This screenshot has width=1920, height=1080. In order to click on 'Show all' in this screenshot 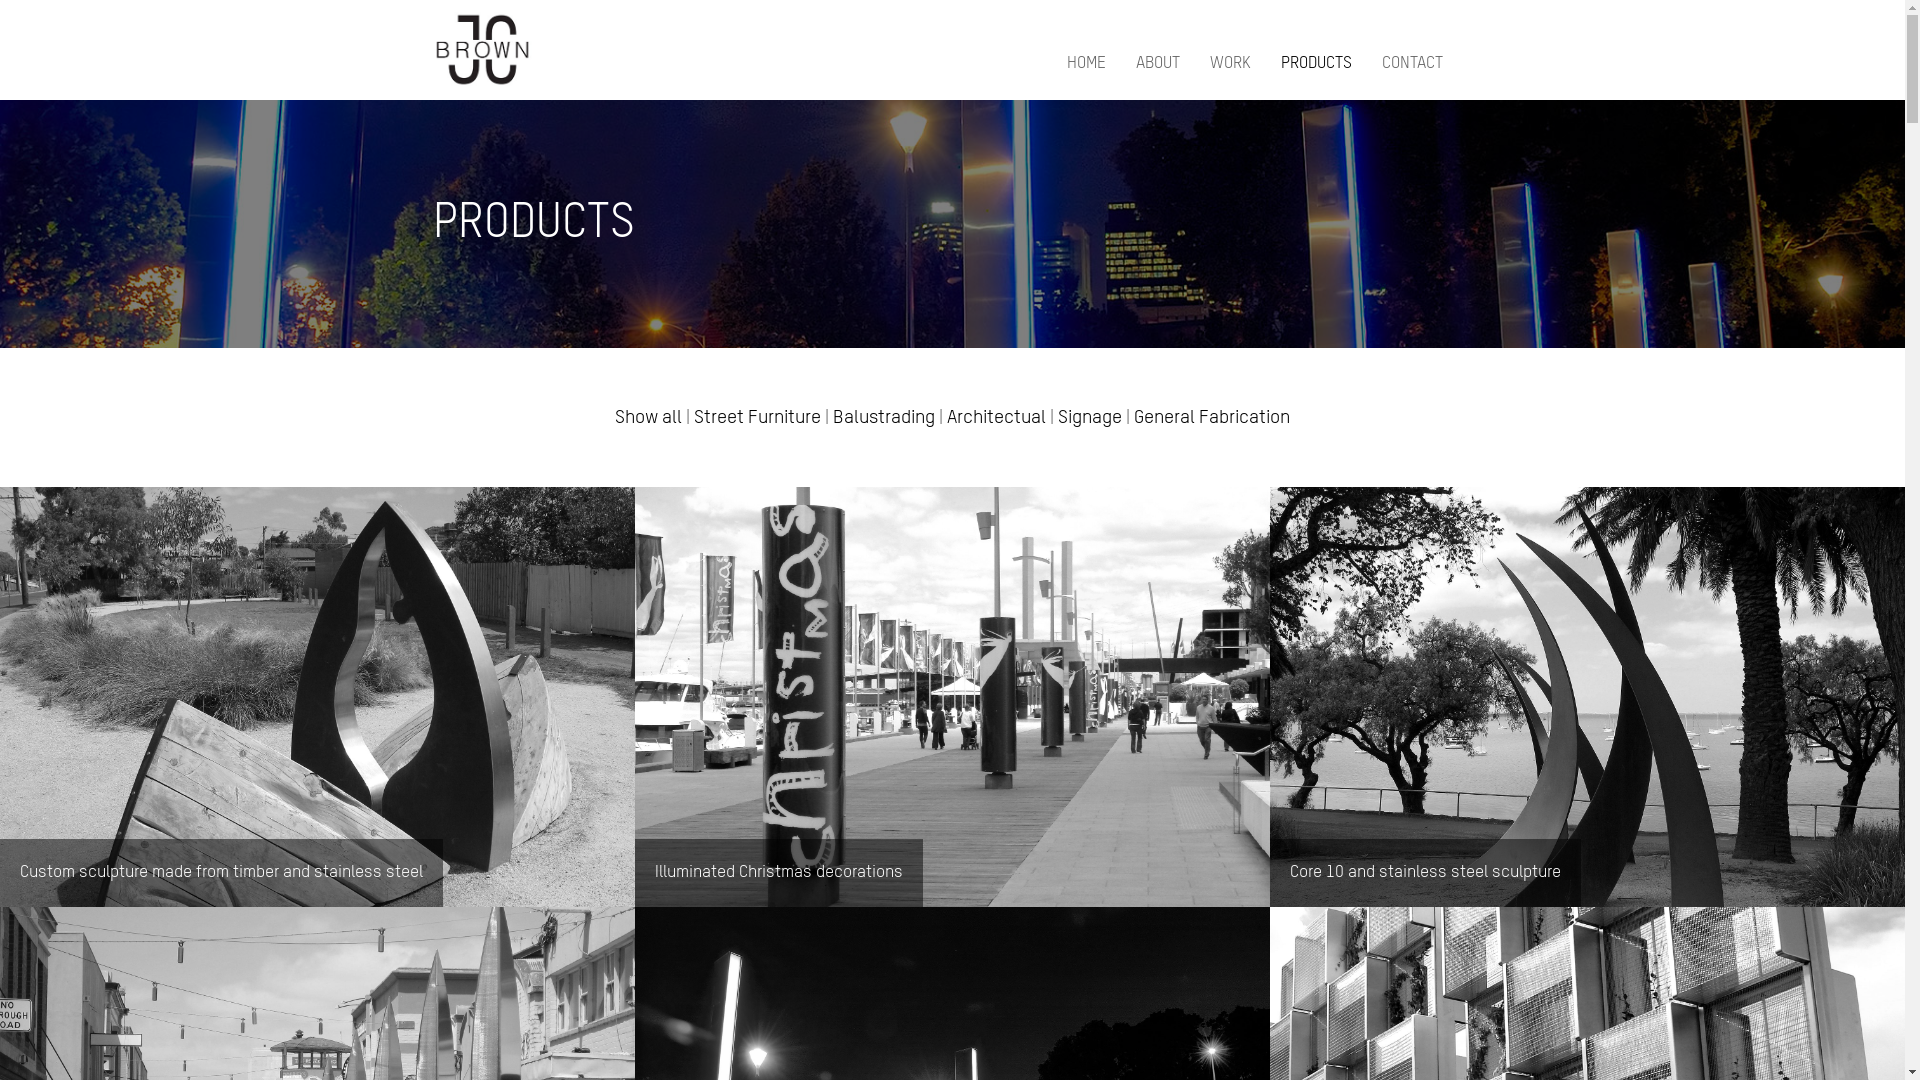, I will do `click(648, 416)`.